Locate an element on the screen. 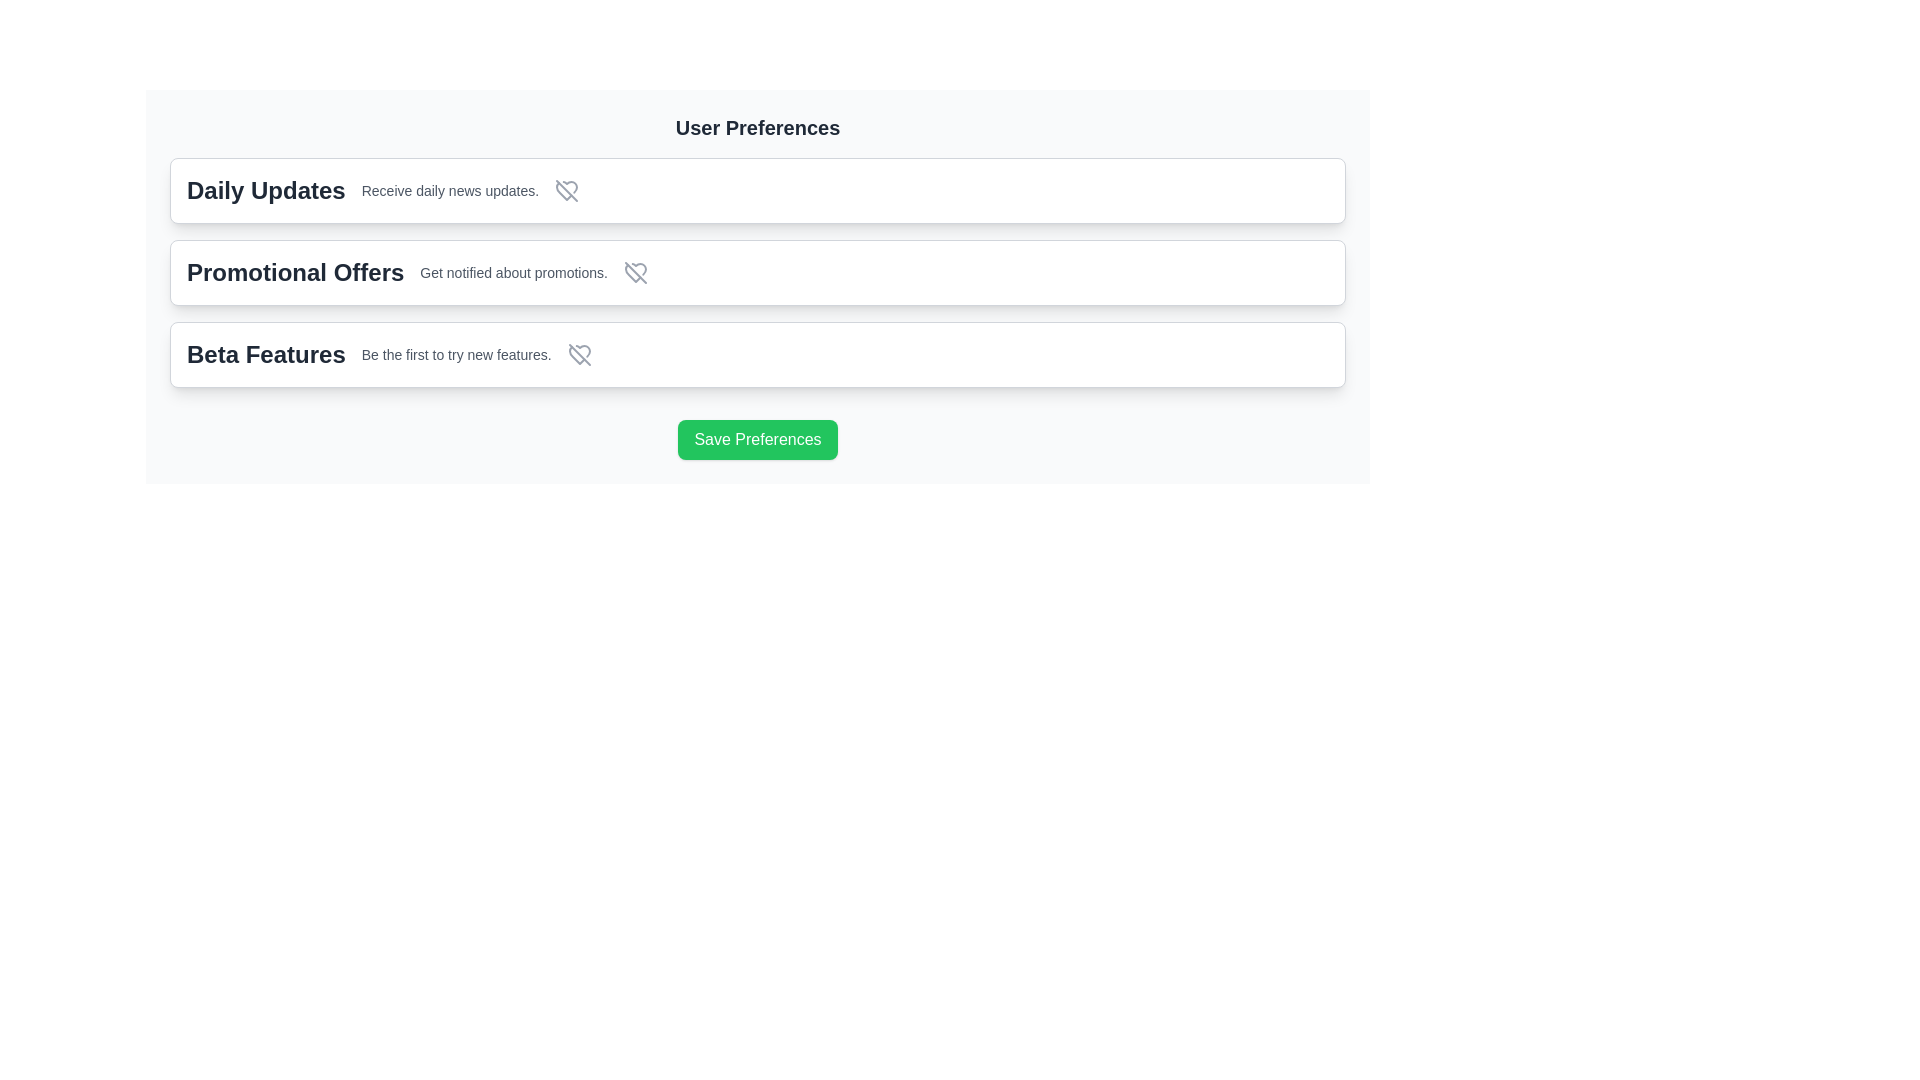 Image resolution: width=1920 pixels, height=1080 pixels. the Text Label that provides supplementary description to the title 'Promotional Offers', located beneath it within the card is located at coordinates (514, 273).